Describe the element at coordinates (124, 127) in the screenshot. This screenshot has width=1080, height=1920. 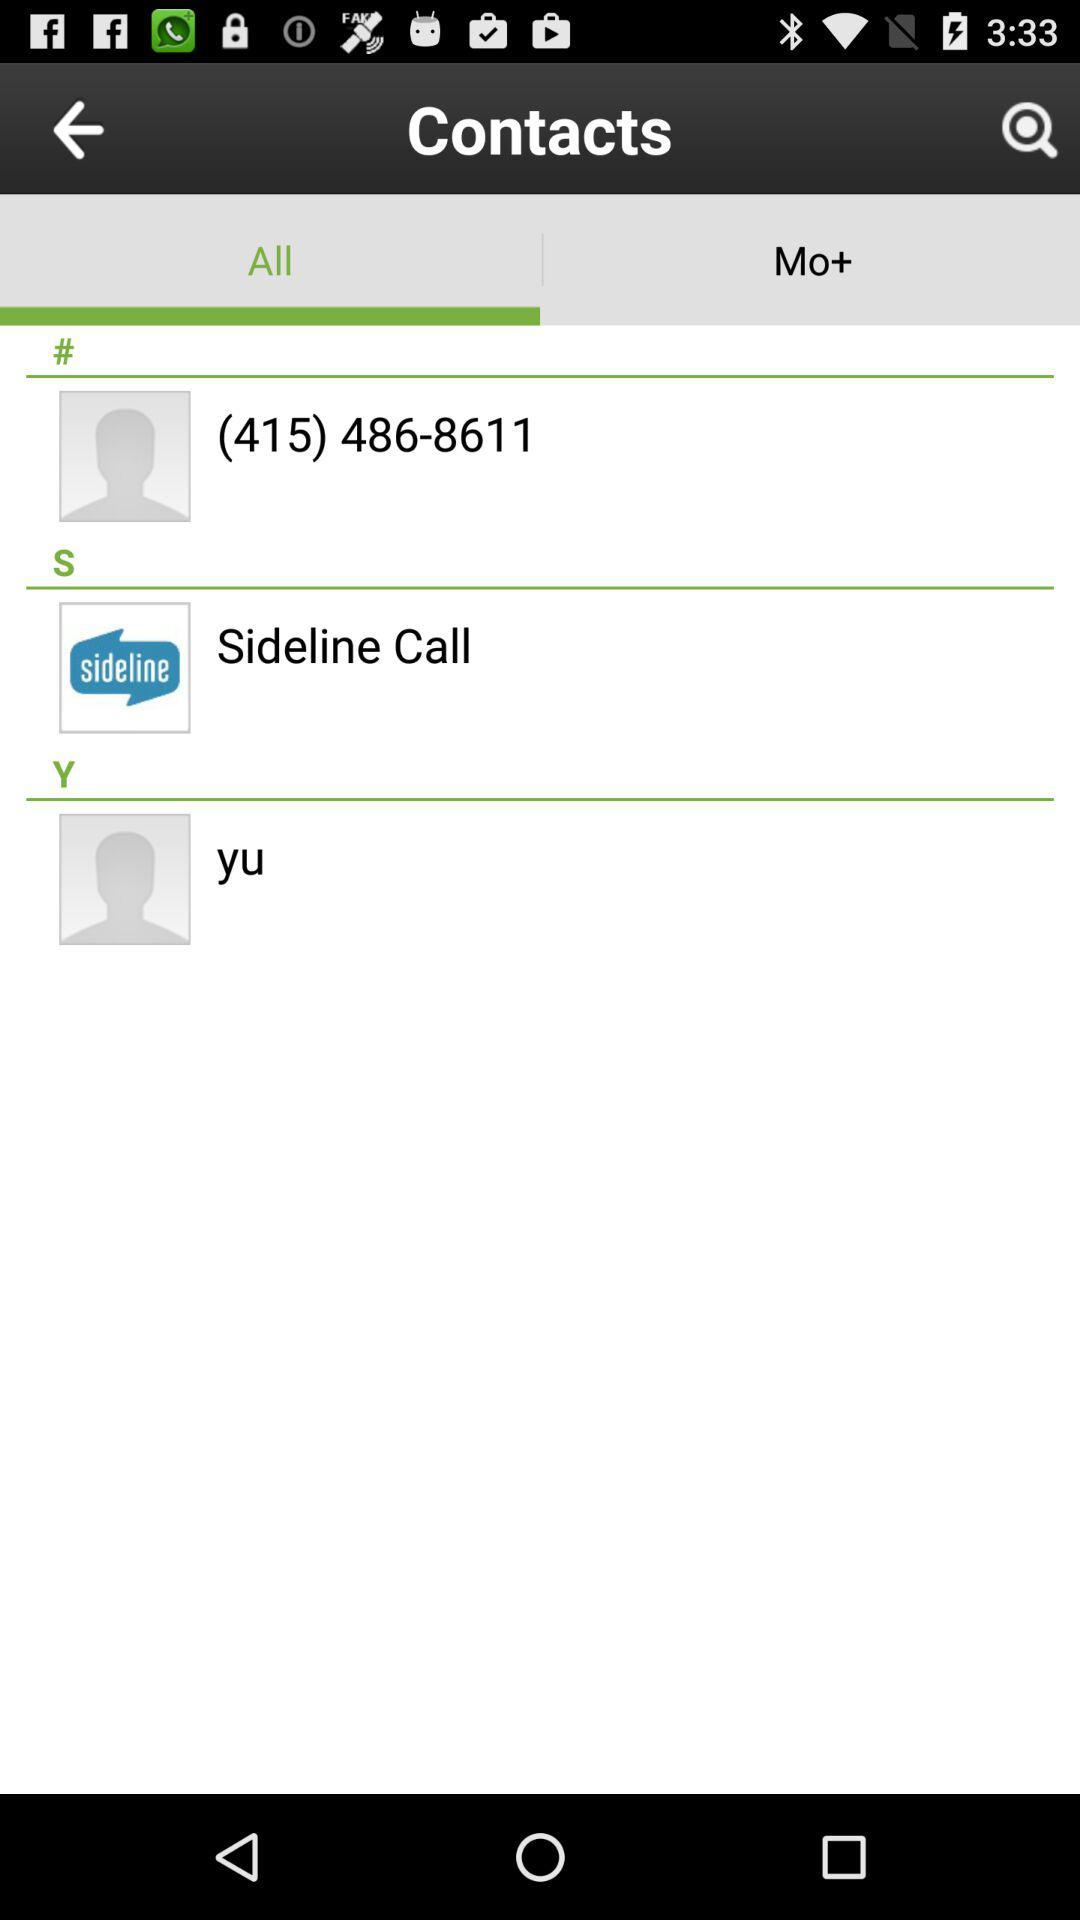
I see `go back` at that location.